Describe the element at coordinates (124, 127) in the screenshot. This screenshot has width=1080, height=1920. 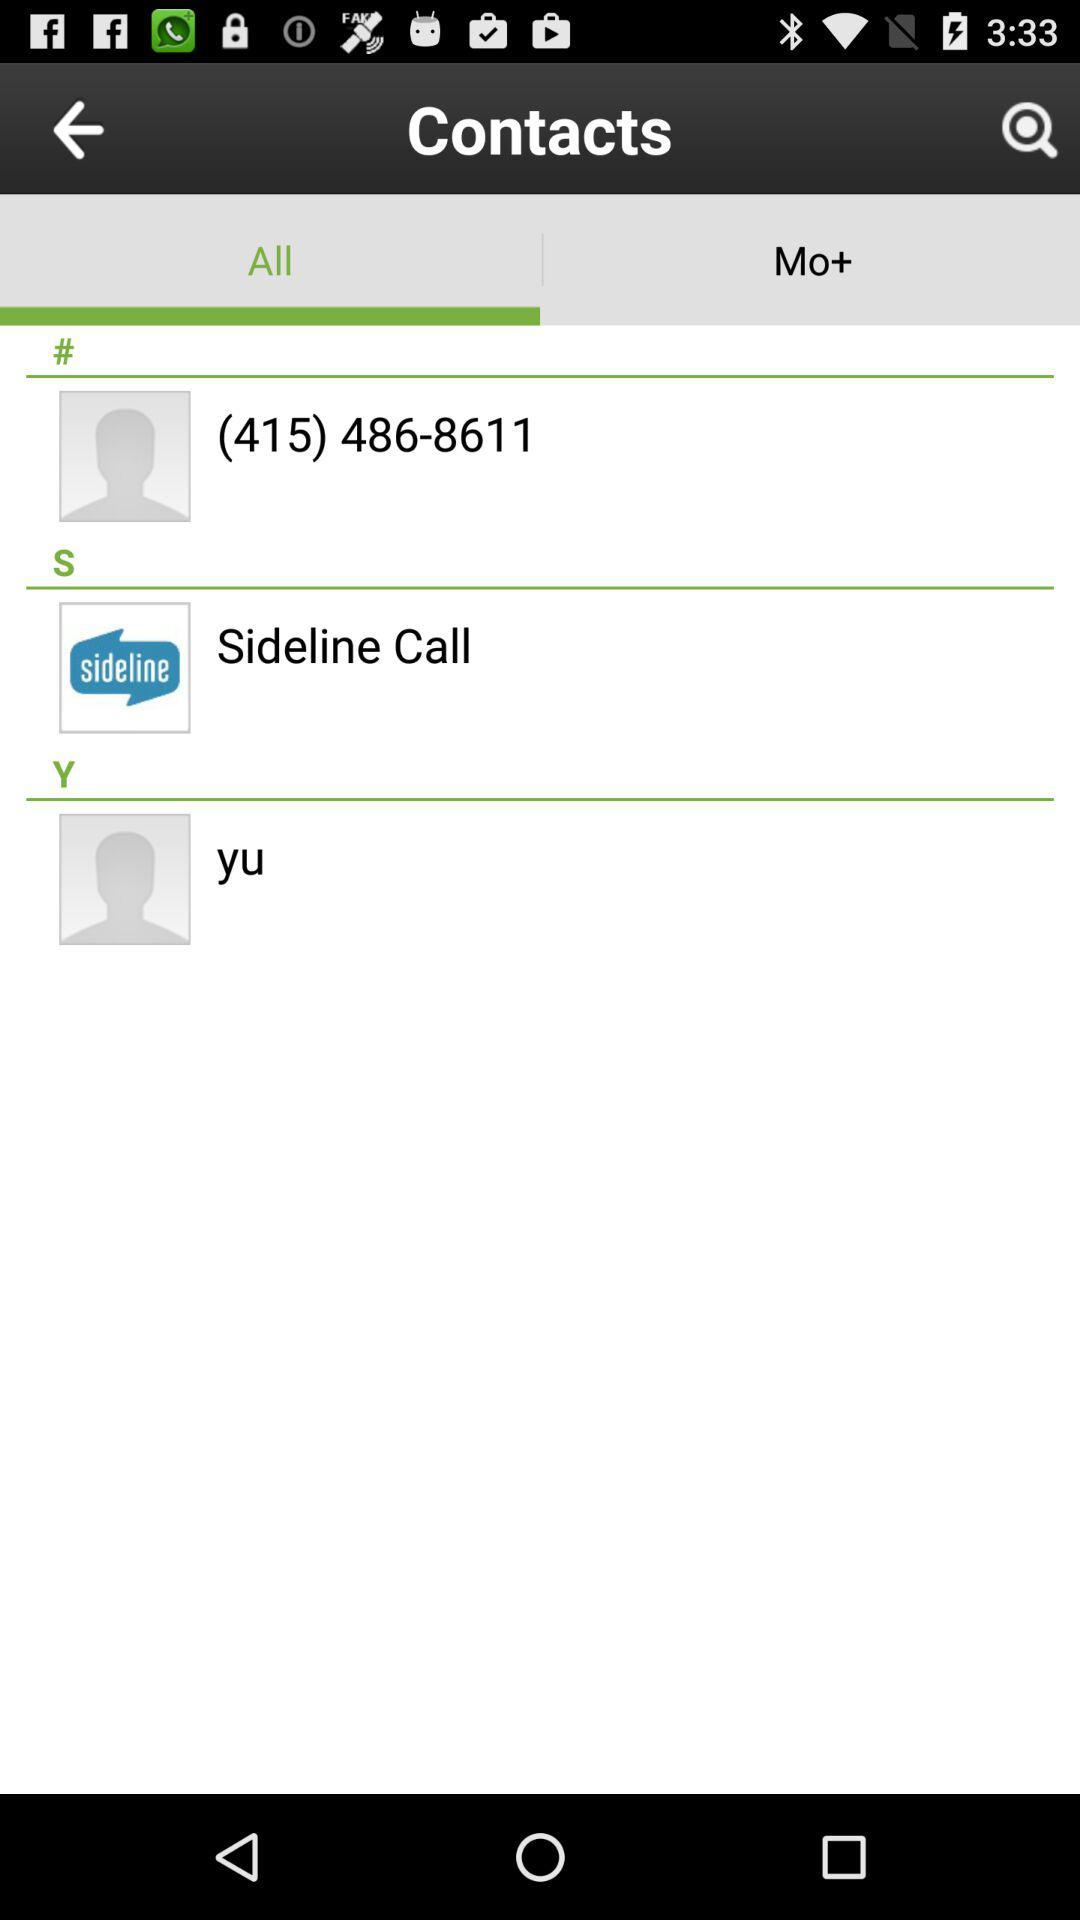
I see `go back` at that location.